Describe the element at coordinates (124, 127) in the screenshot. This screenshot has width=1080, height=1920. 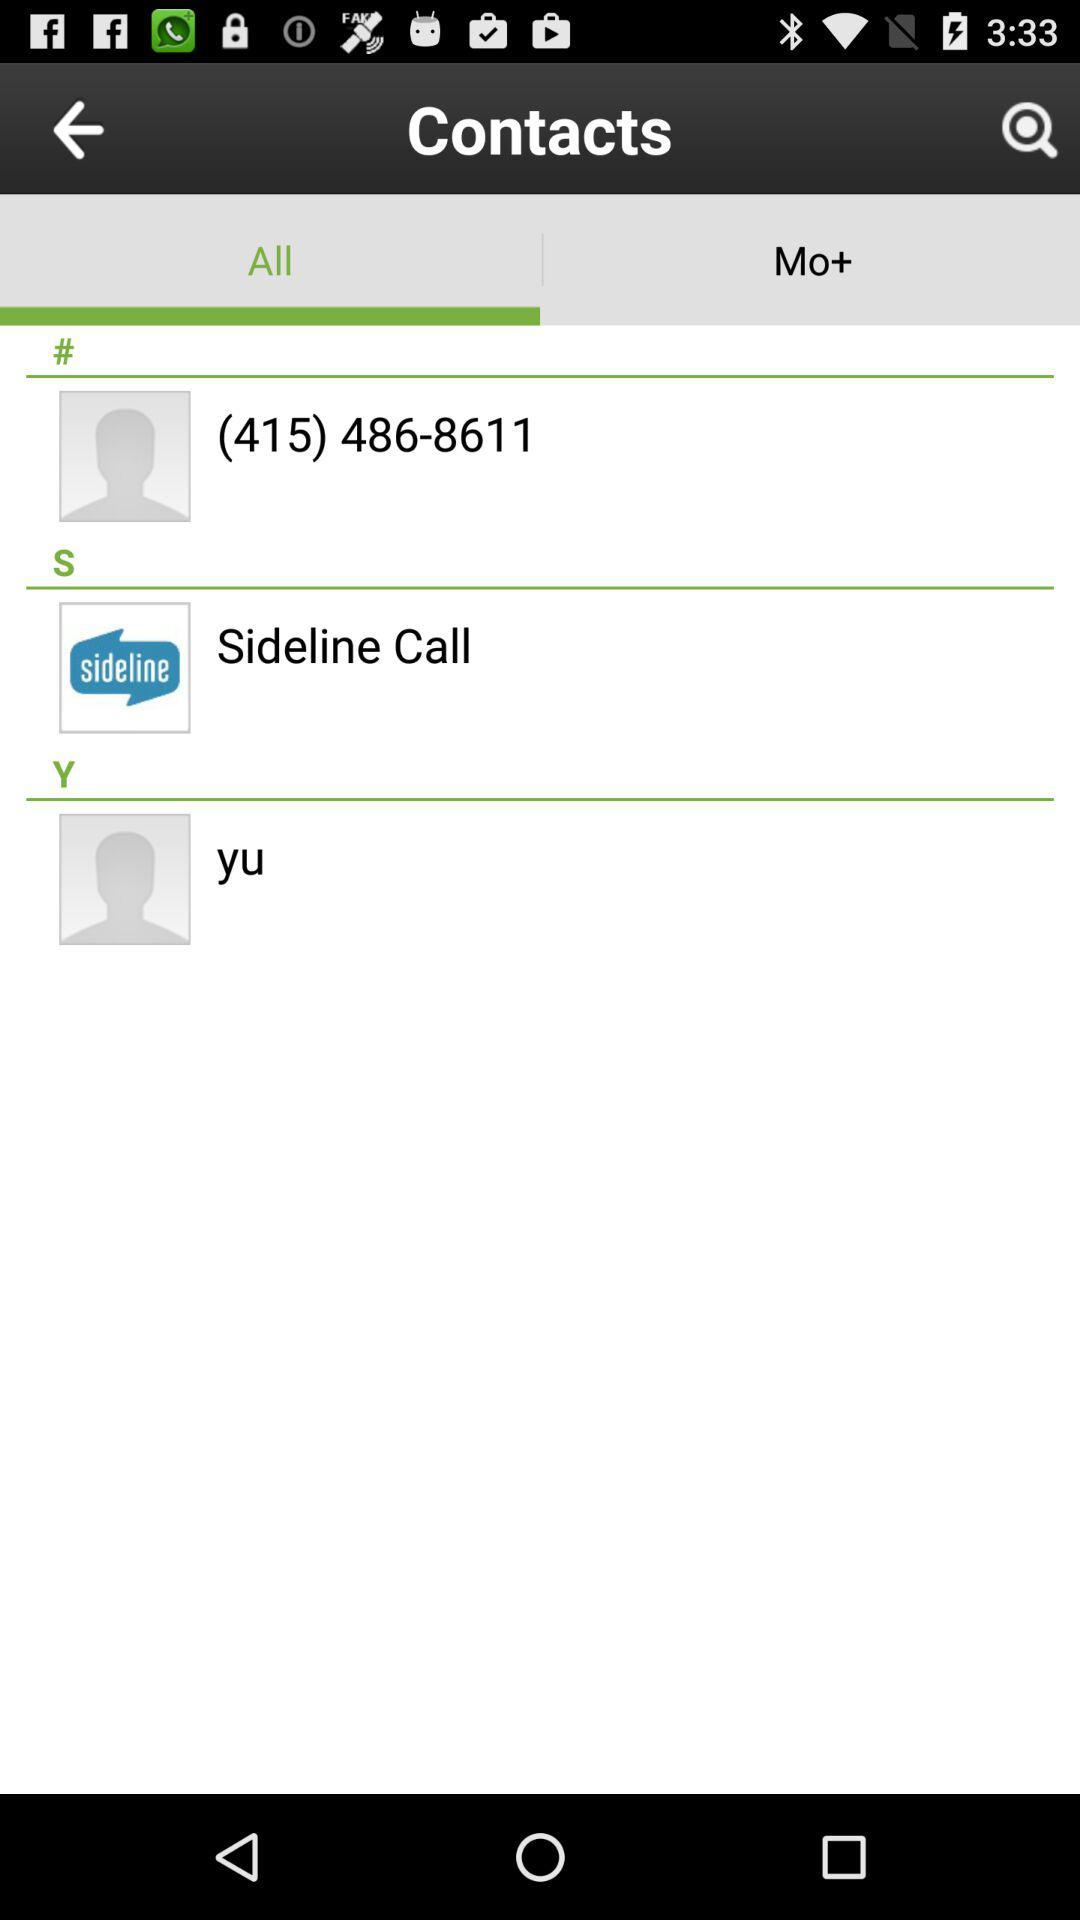
I see `go back` at that location.